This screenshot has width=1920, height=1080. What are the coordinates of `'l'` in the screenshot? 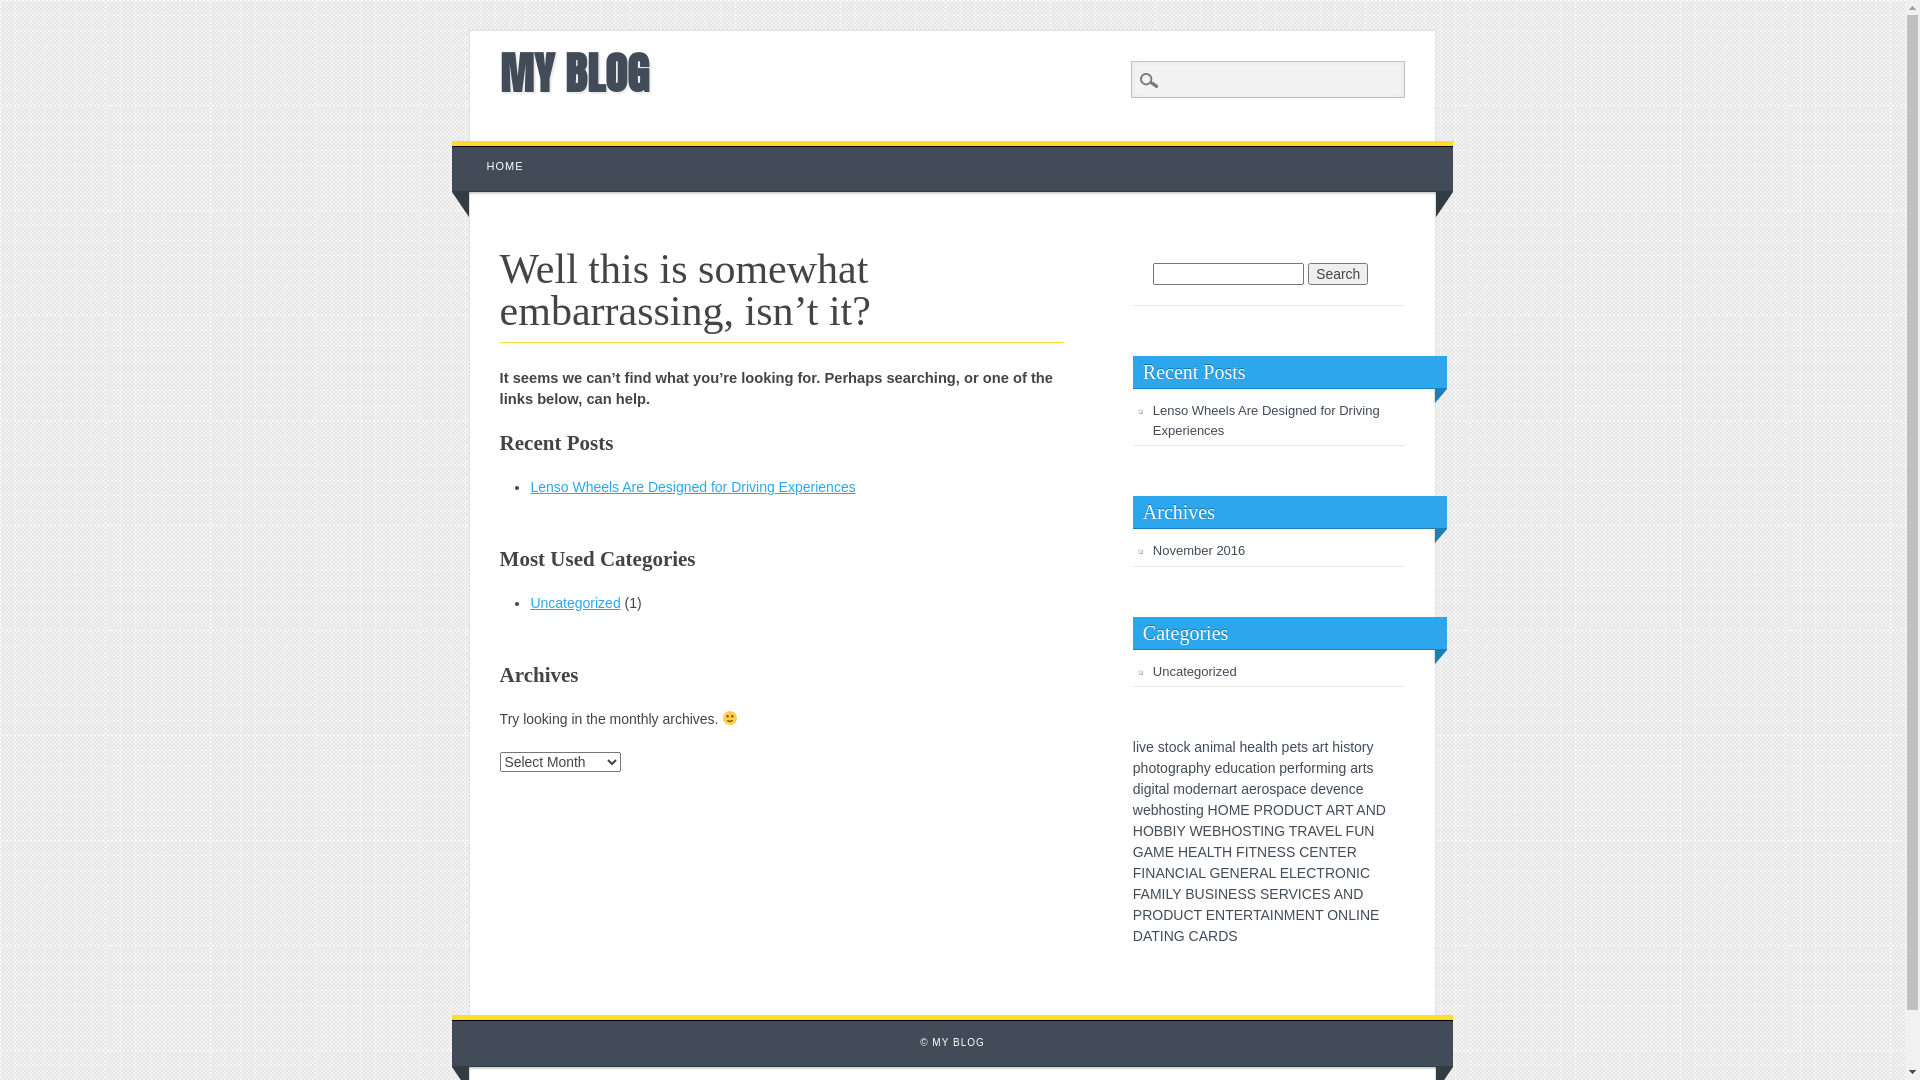 It's located at (1134, 747).